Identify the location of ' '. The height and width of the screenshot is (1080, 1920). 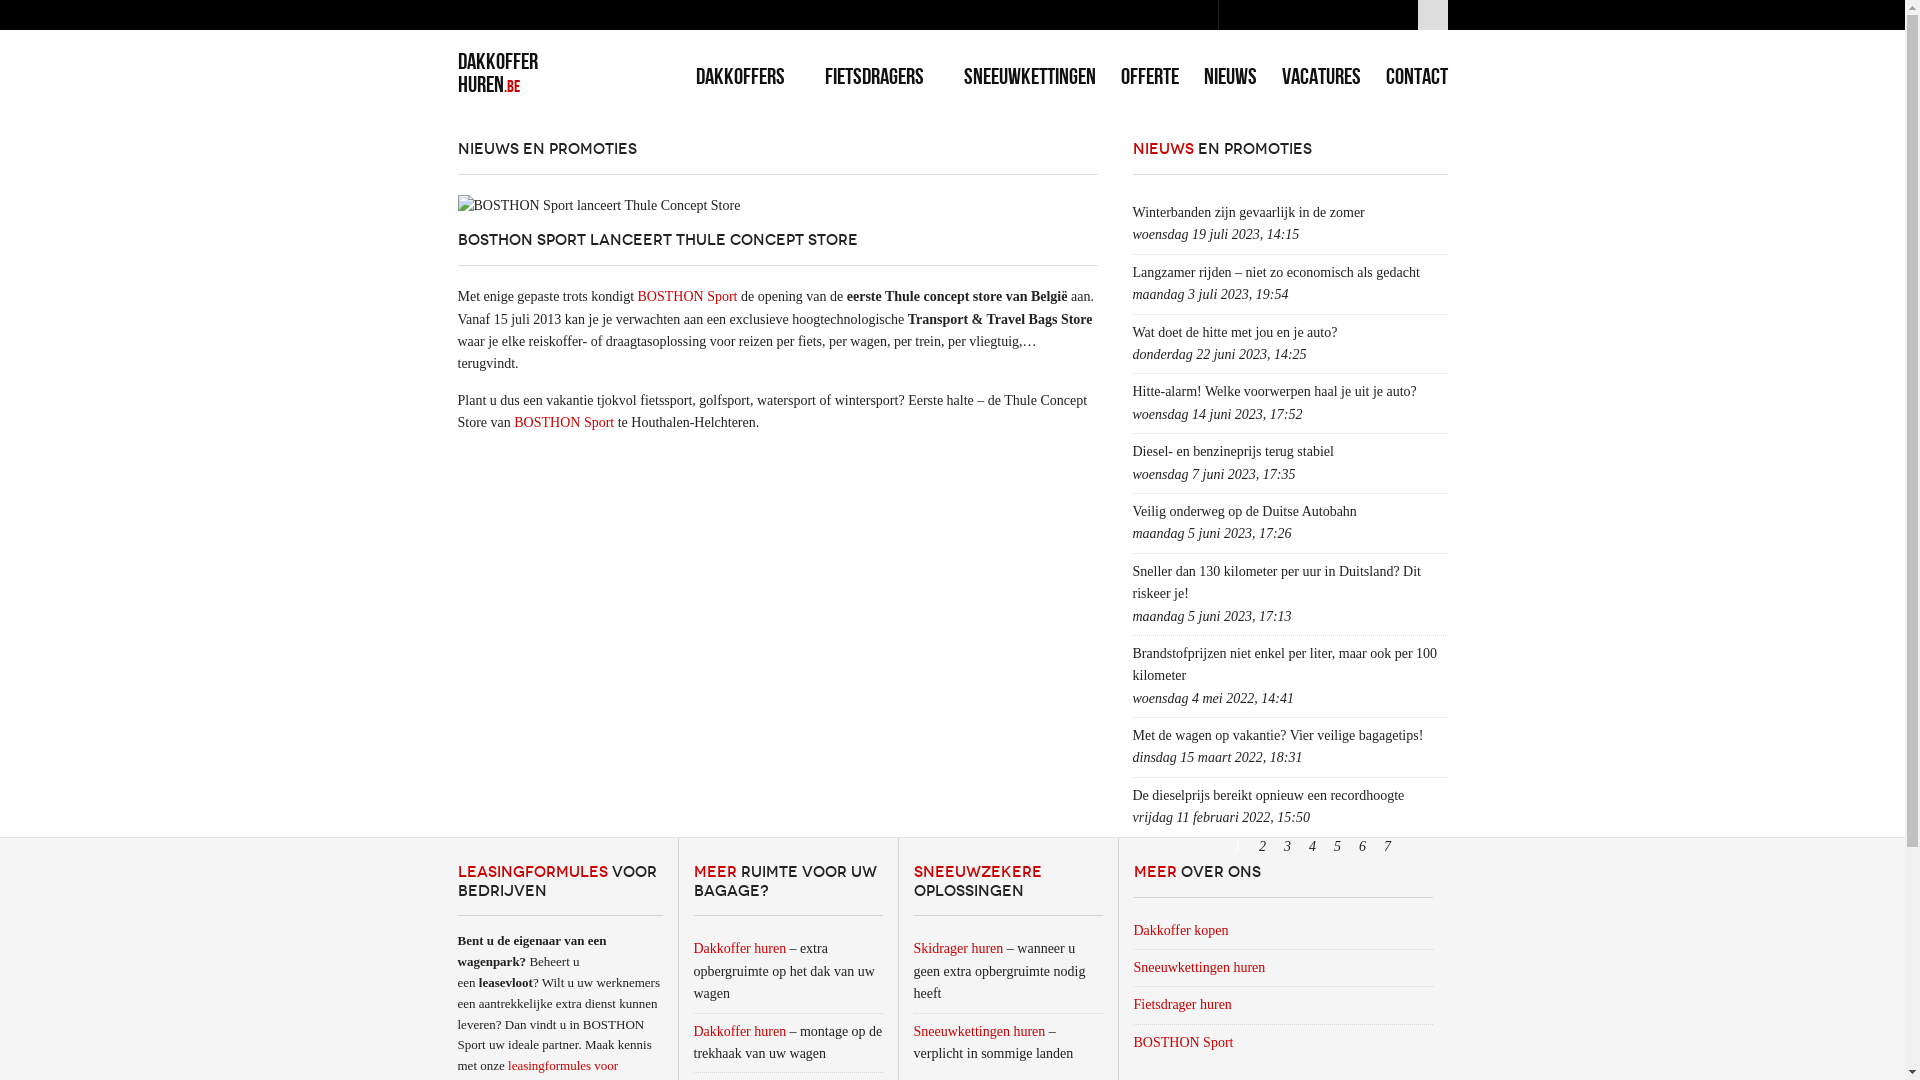
(1427, 847).